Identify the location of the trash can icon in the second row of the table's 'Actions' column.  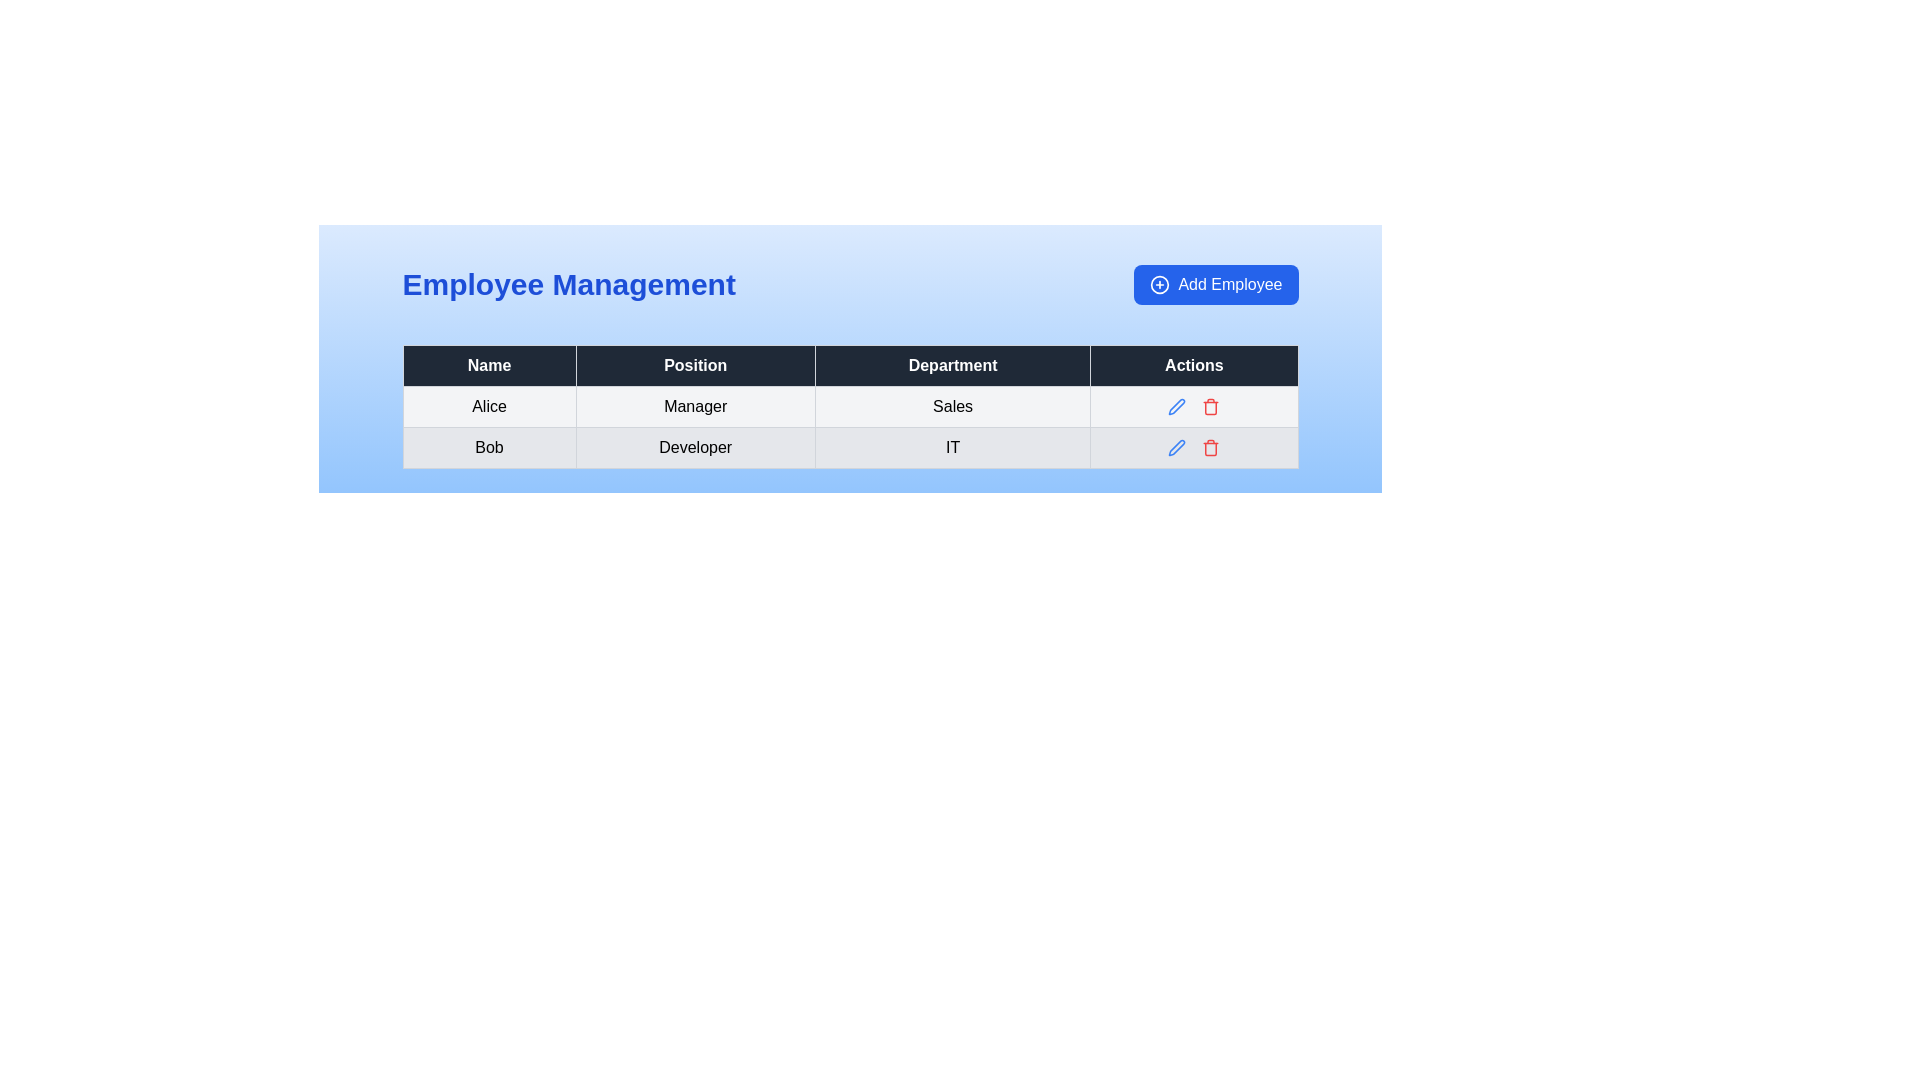
(1210, 407).